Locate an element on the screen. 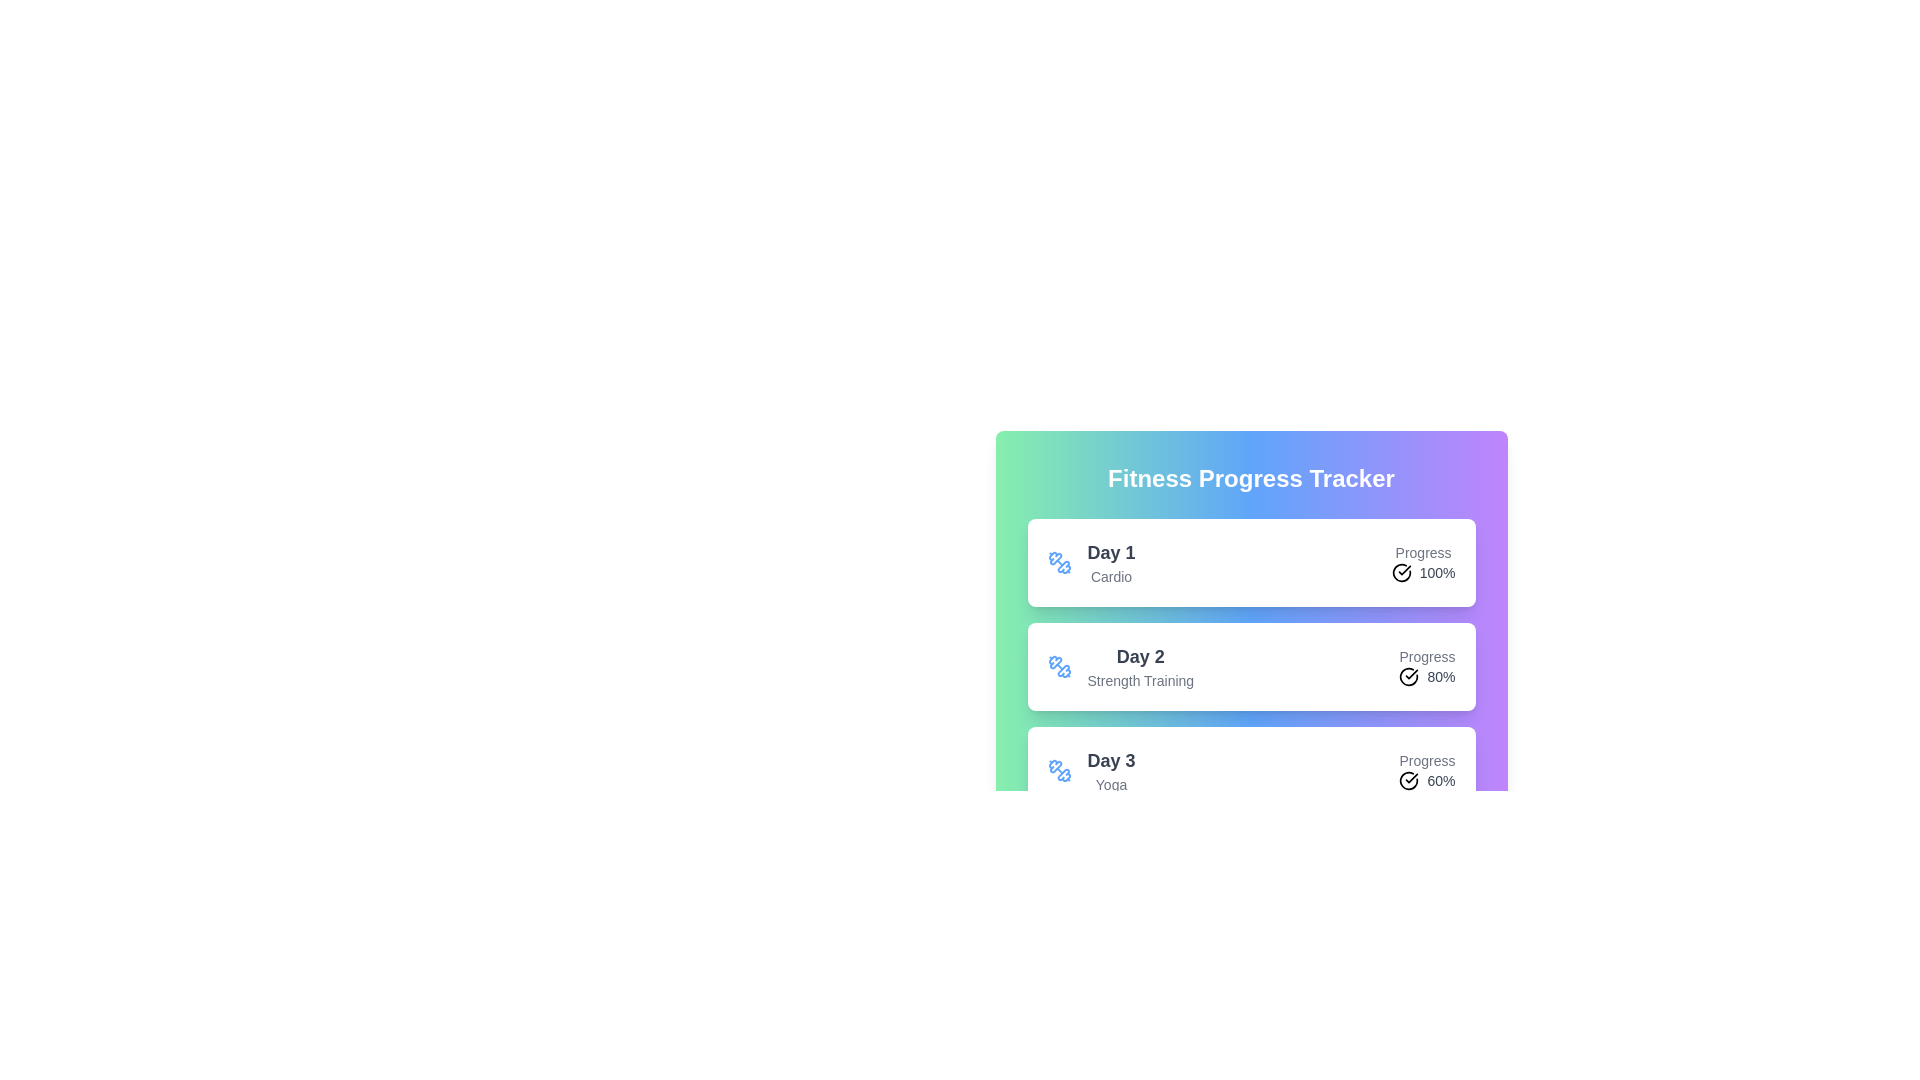 Image resolution: width=1920 pixels, height=1080 pixels. the workout item for Day 1 is located at coordinates (1250, 563).